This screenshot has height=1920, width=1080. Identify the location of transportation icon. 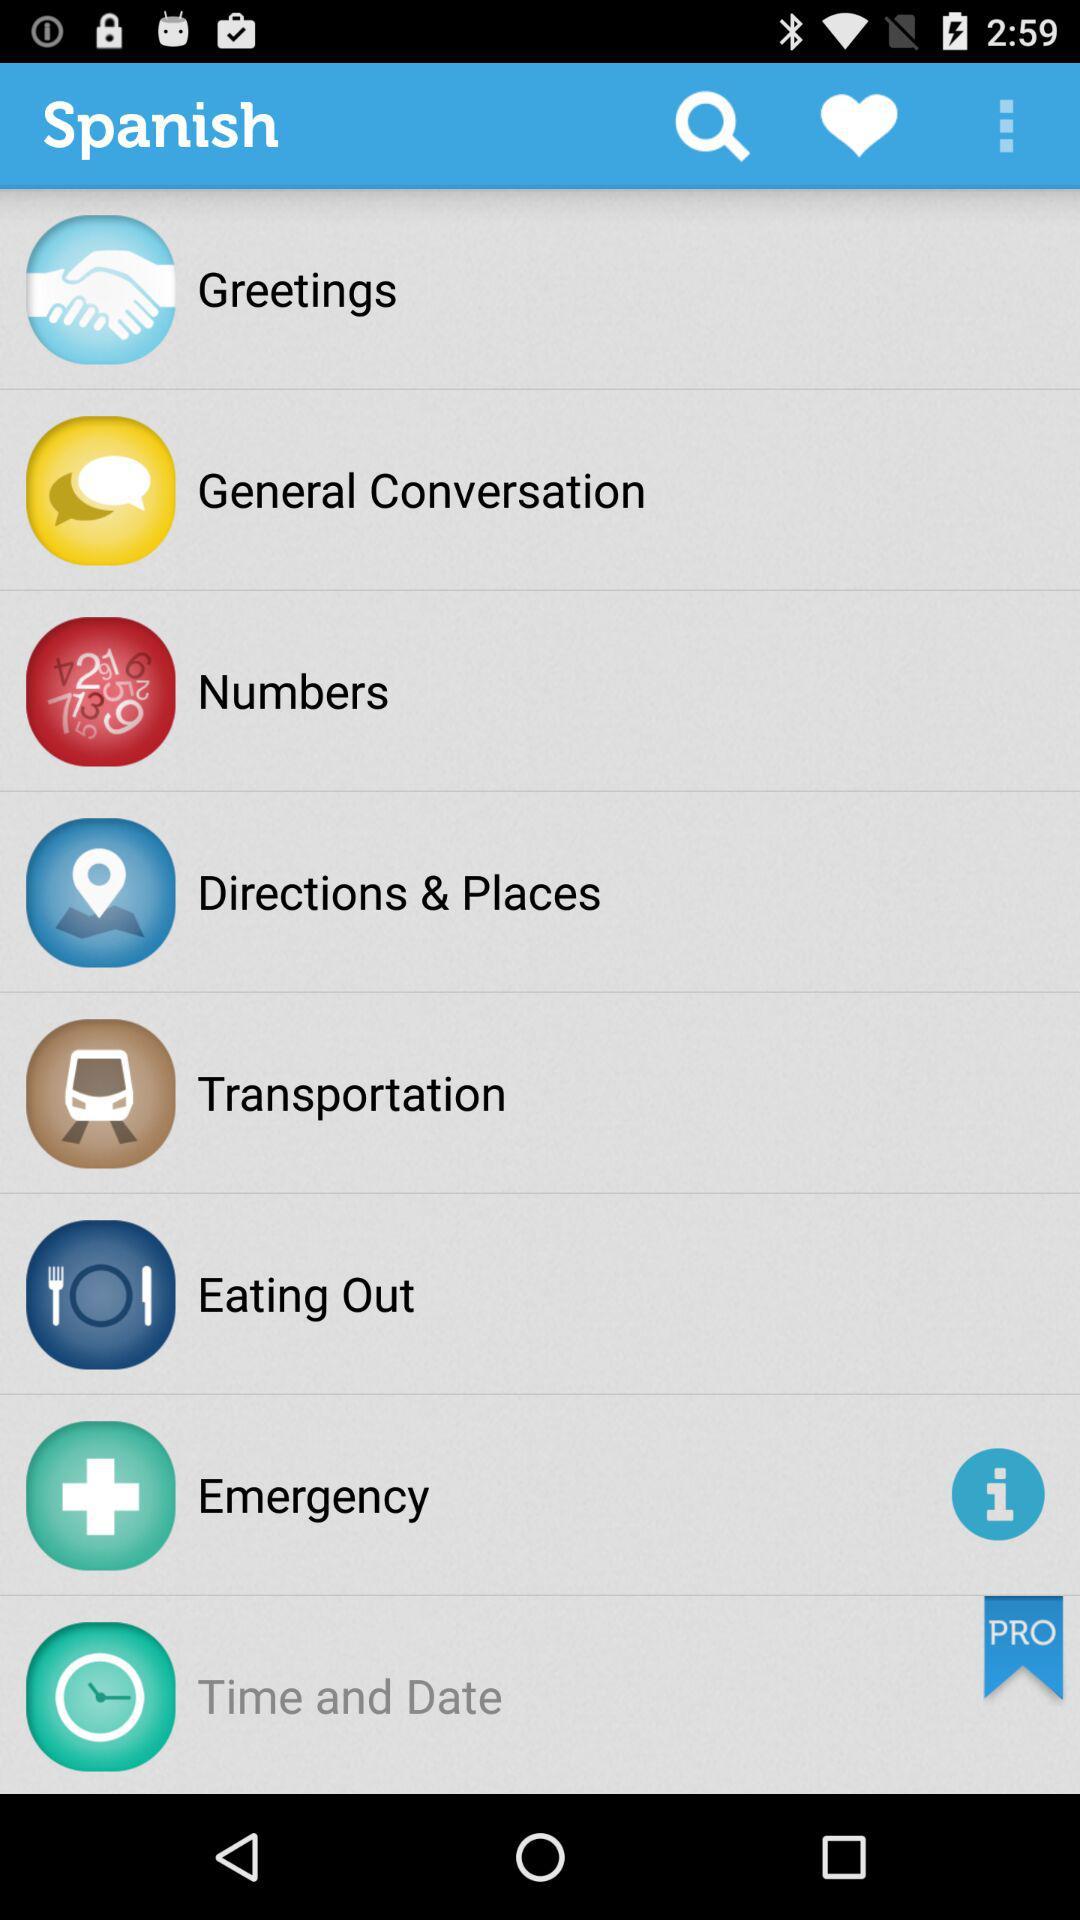
(351, 1091).